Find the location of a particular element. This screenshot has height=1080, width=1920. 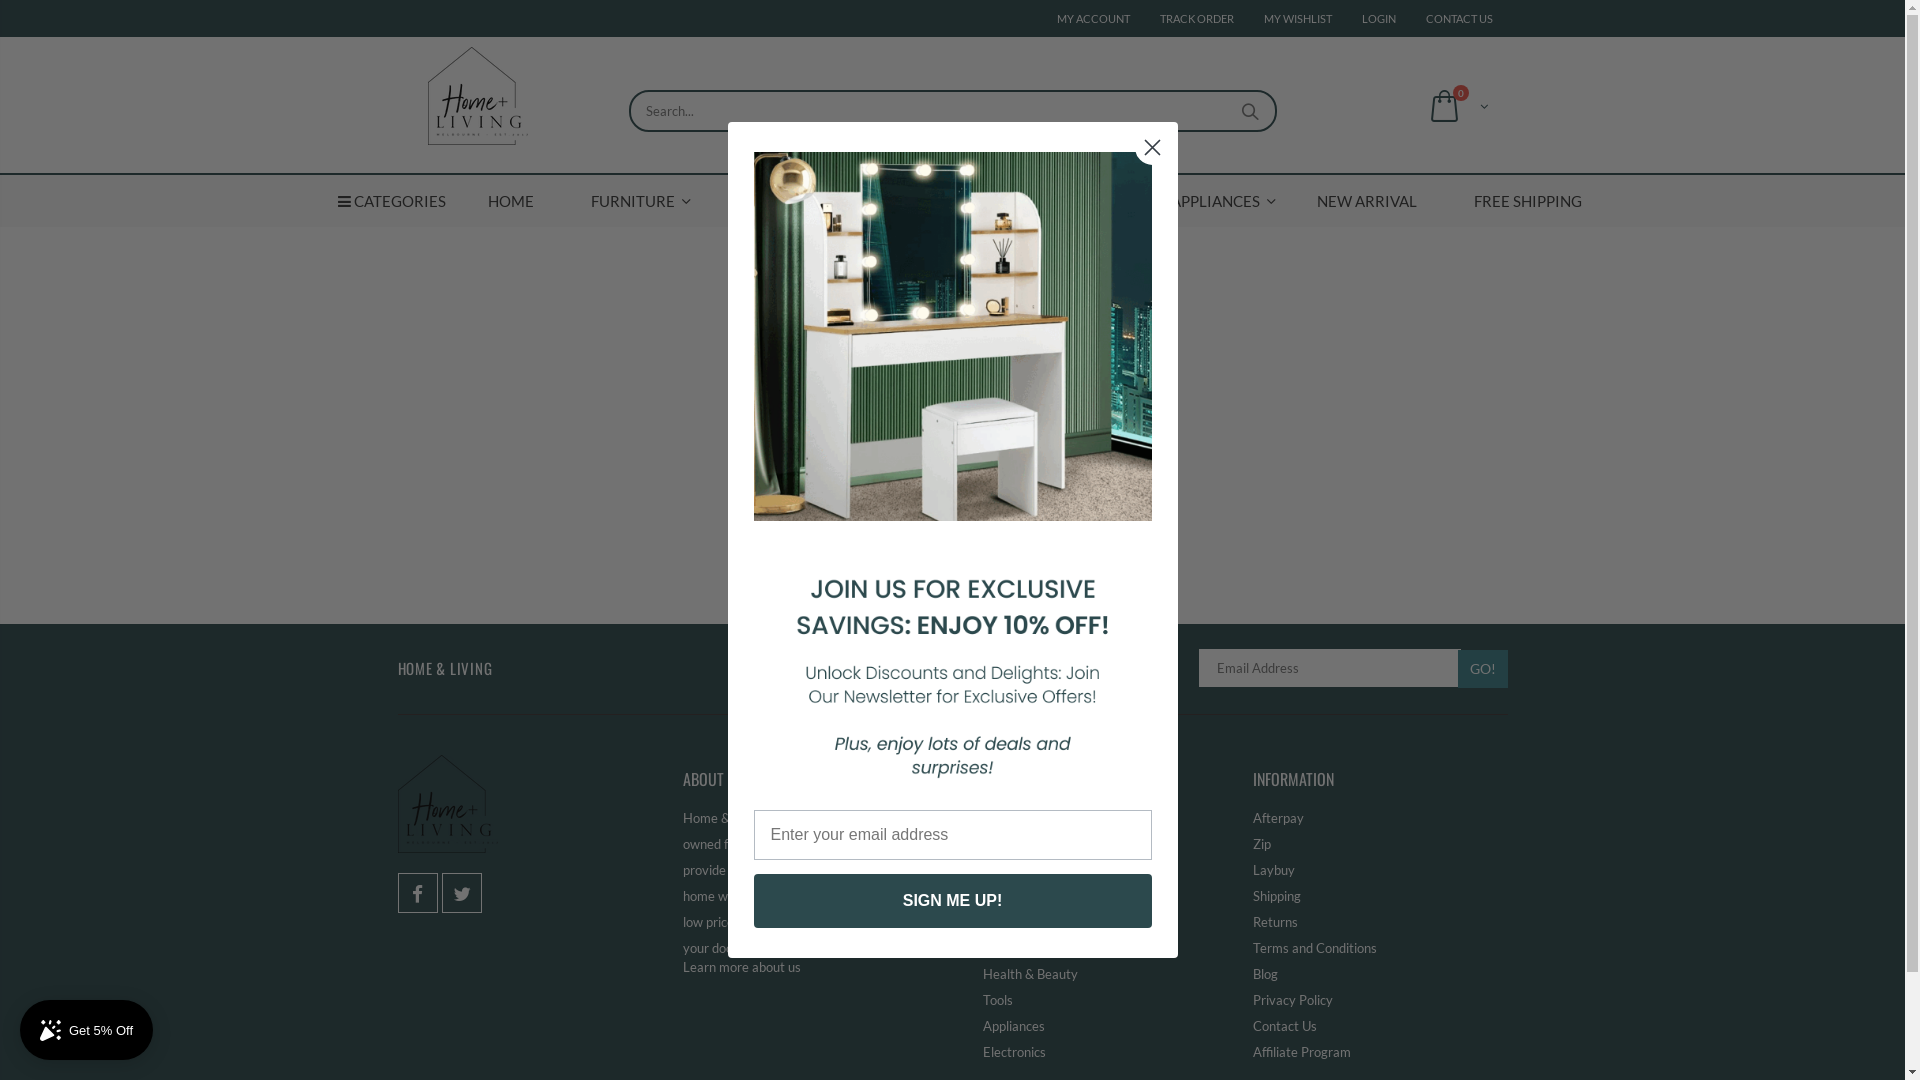

'0' is located at coordinates (1454, 104).